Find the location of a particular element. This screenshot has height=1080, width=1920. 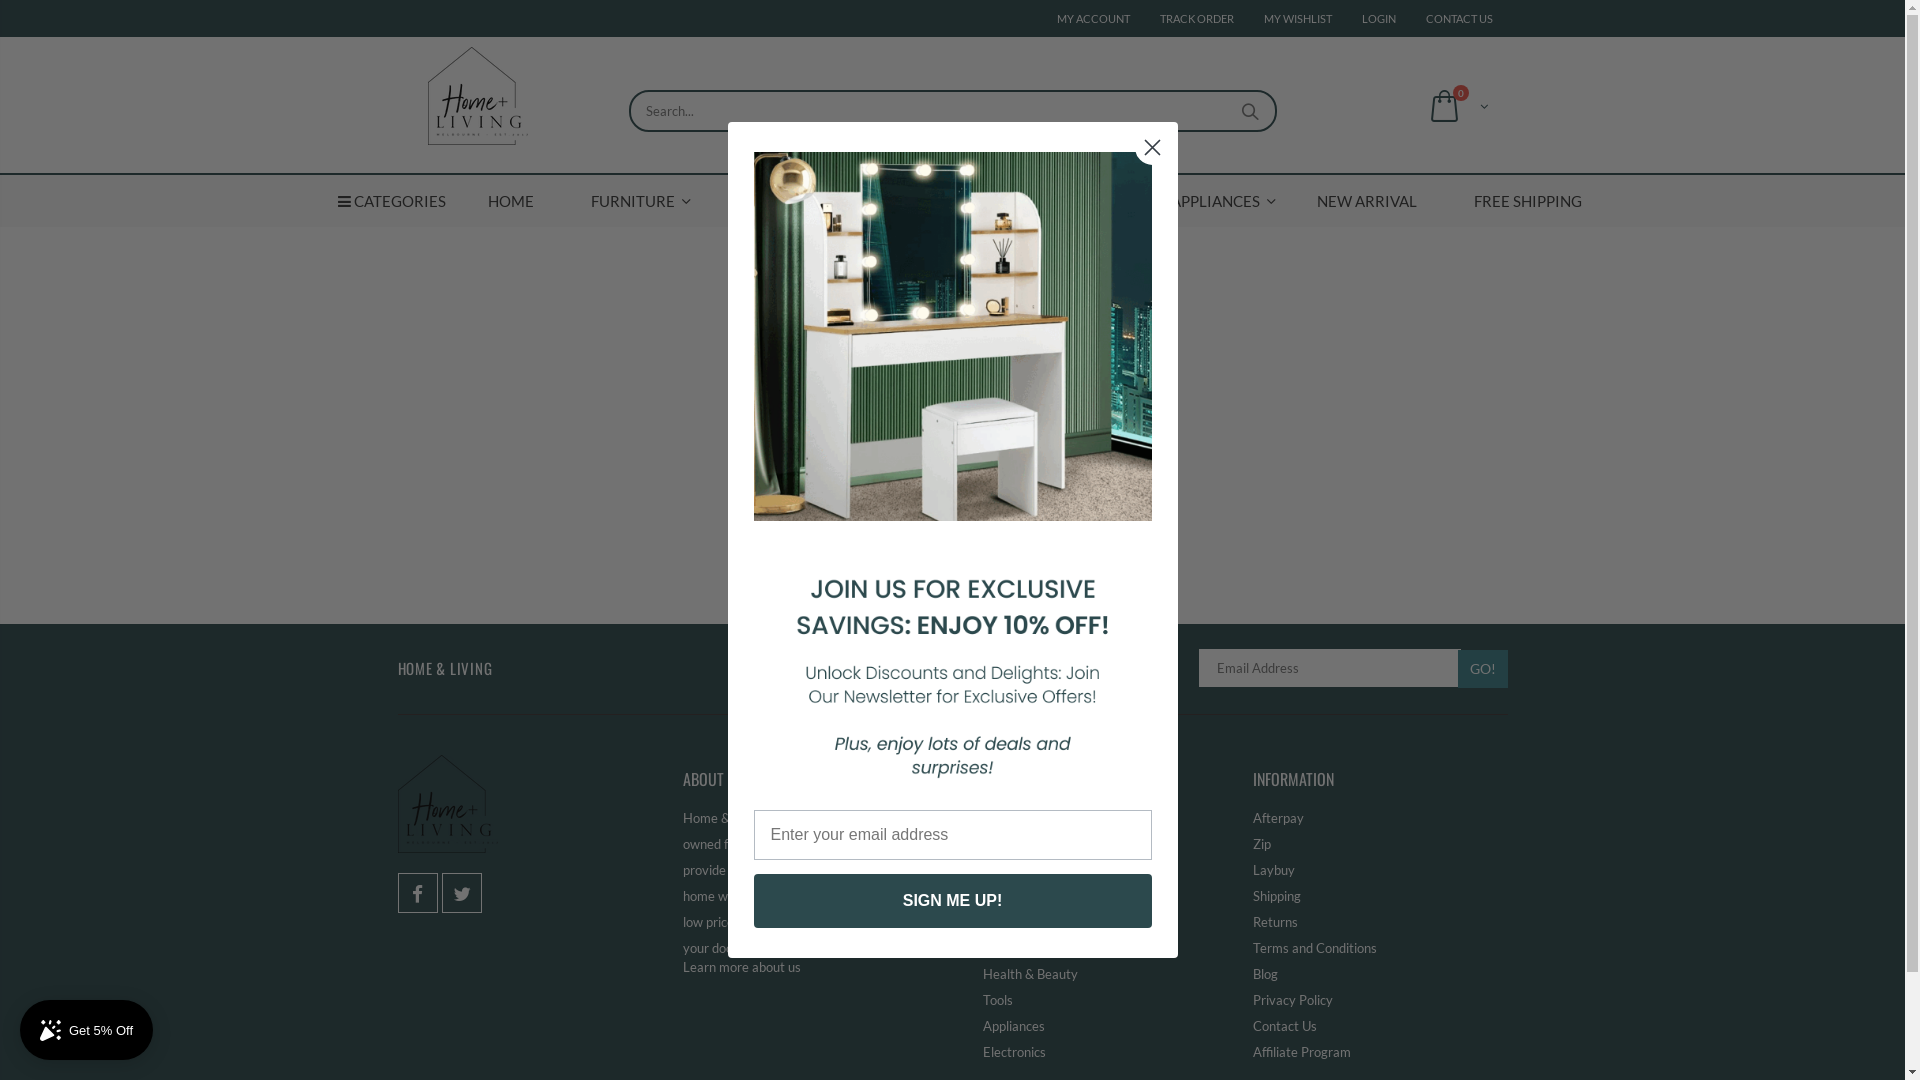

'0' is located at coordinates (1454, 104).